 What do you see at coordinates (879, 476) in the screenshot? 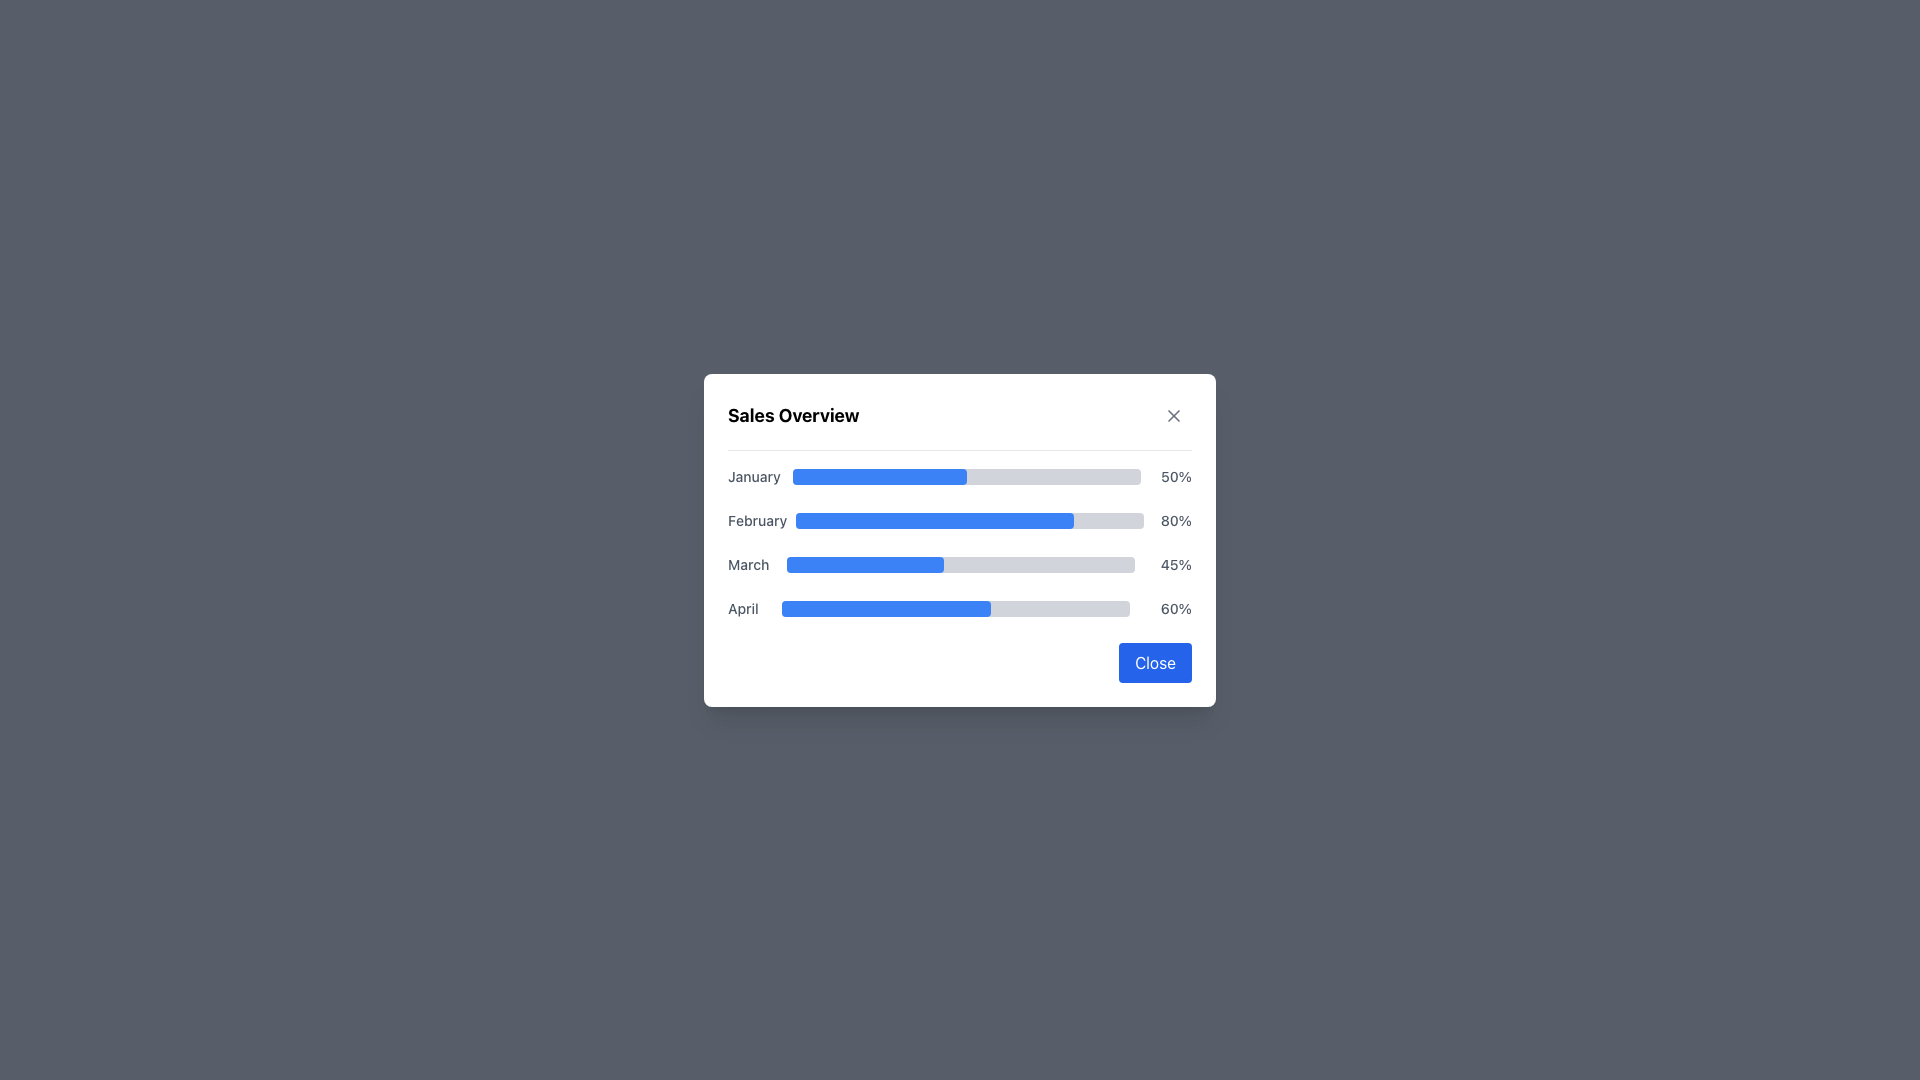
I see `blue progress bar representing 50% completion for the 'January' sales metric located in the 'Sales Overview' section` at bounding box center [879, 476].